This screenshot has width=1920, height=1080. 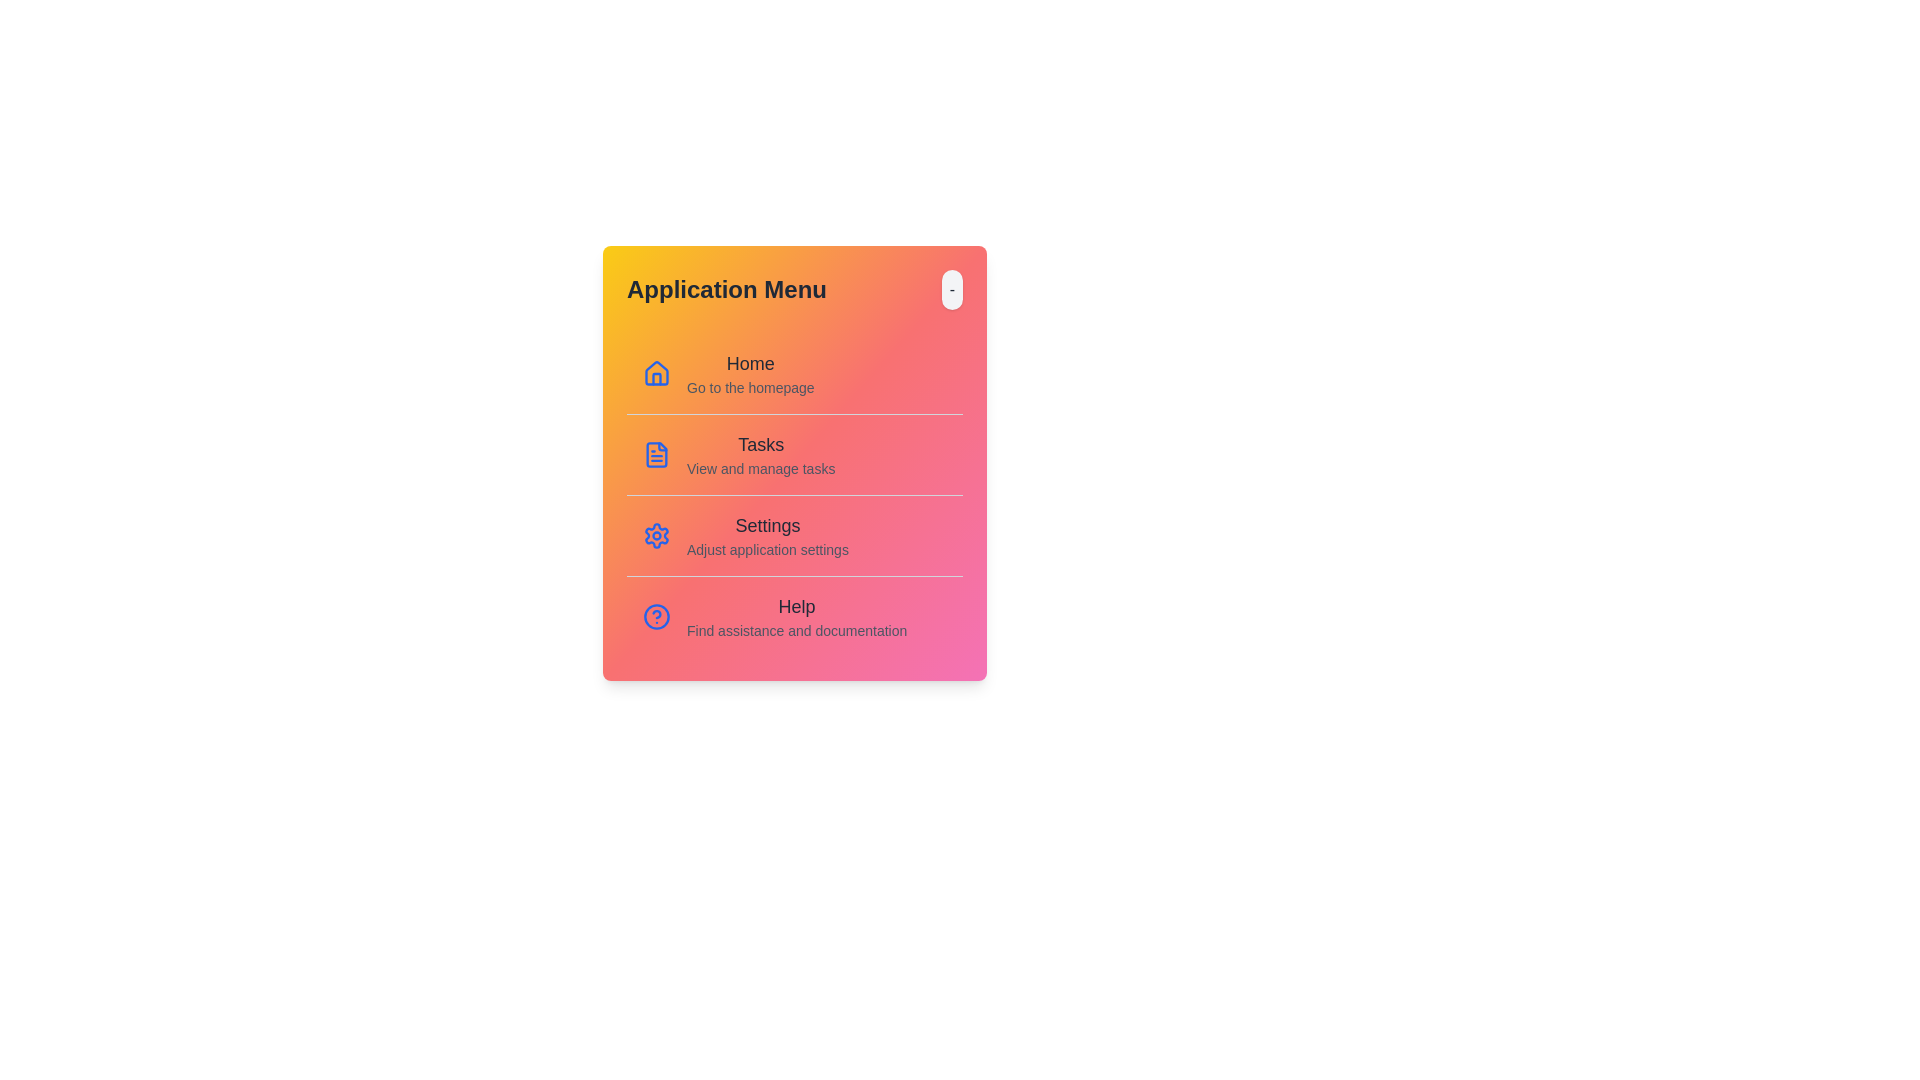 I want to click on the menu item corresponding to Home, so click(x=794, y=374).